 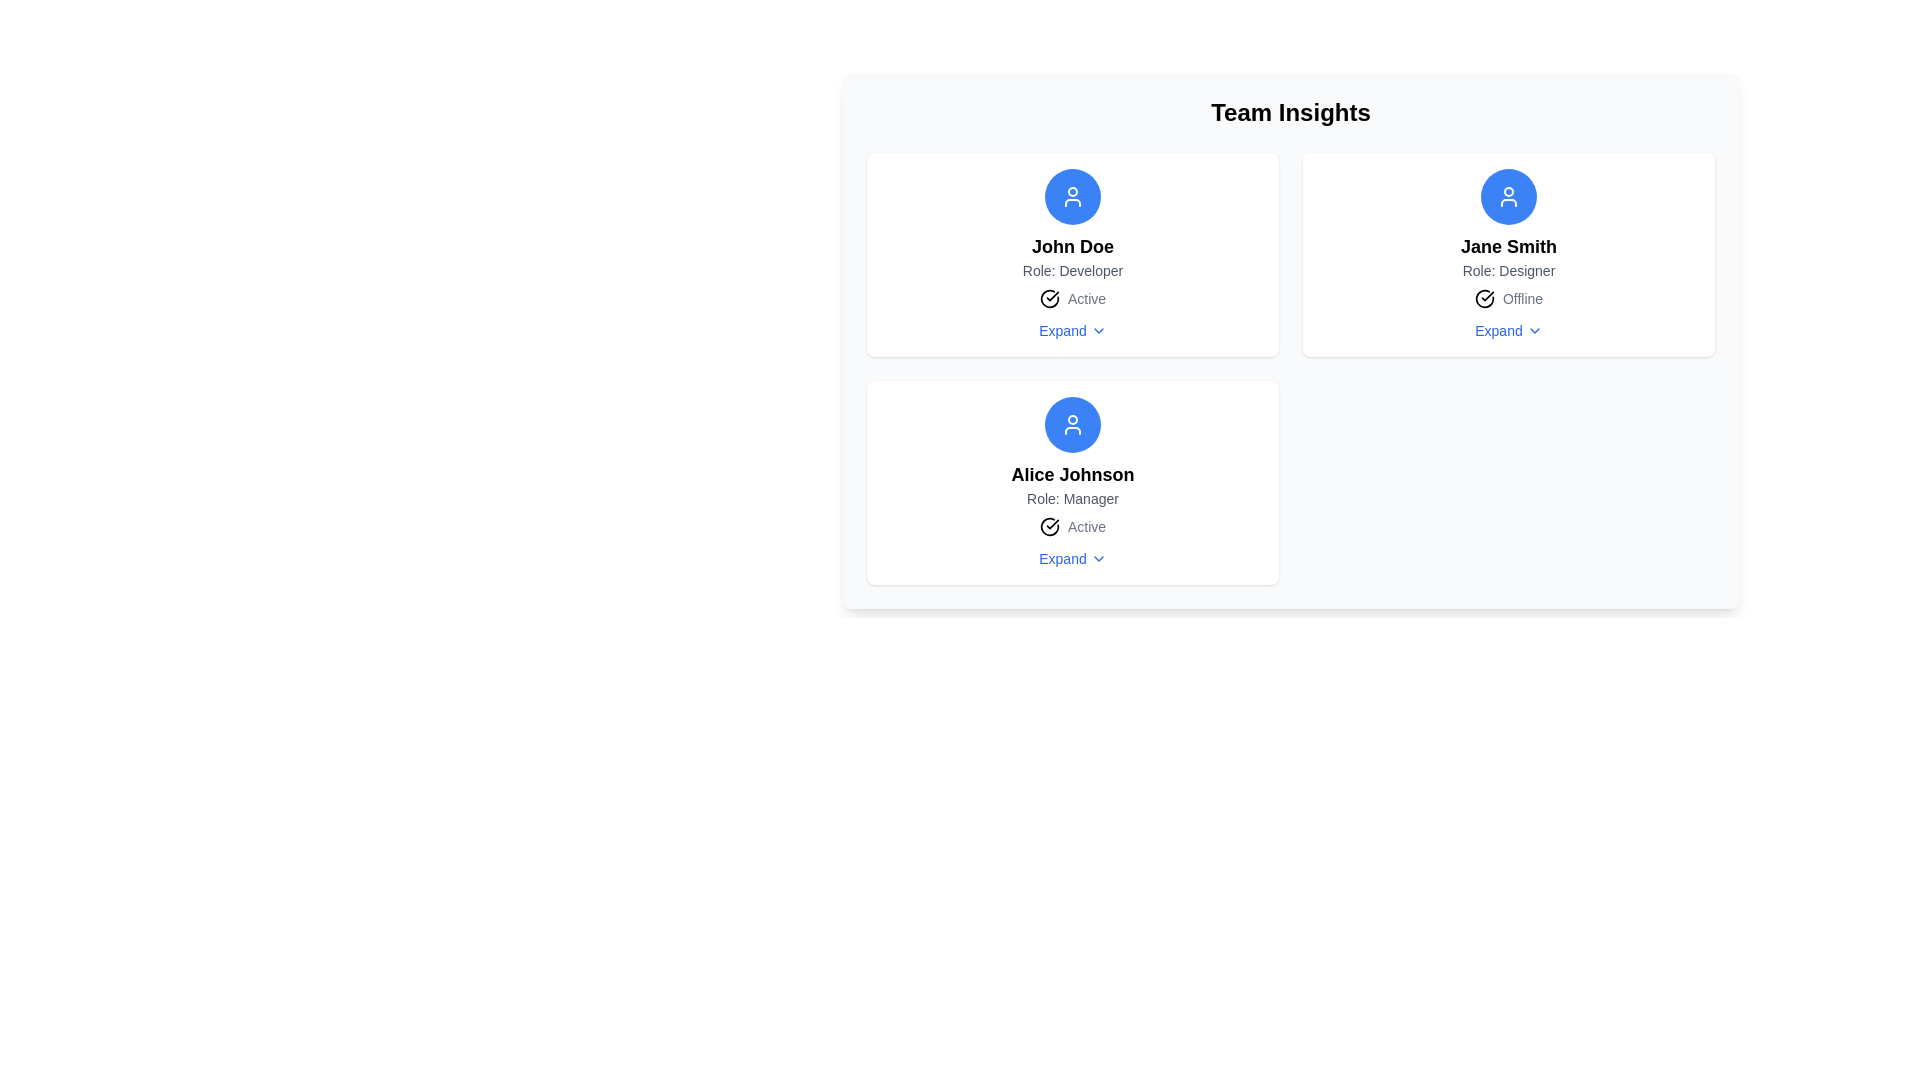 What do you see at coordinates (1484, 299) in the screenshot?
I see `the status indicator icon for 'Jane Smith' in the 'Team Insights' section, located below the role text 'Designer' and to the left of the status label 'Offline'` at bounding box center [1484, 299].